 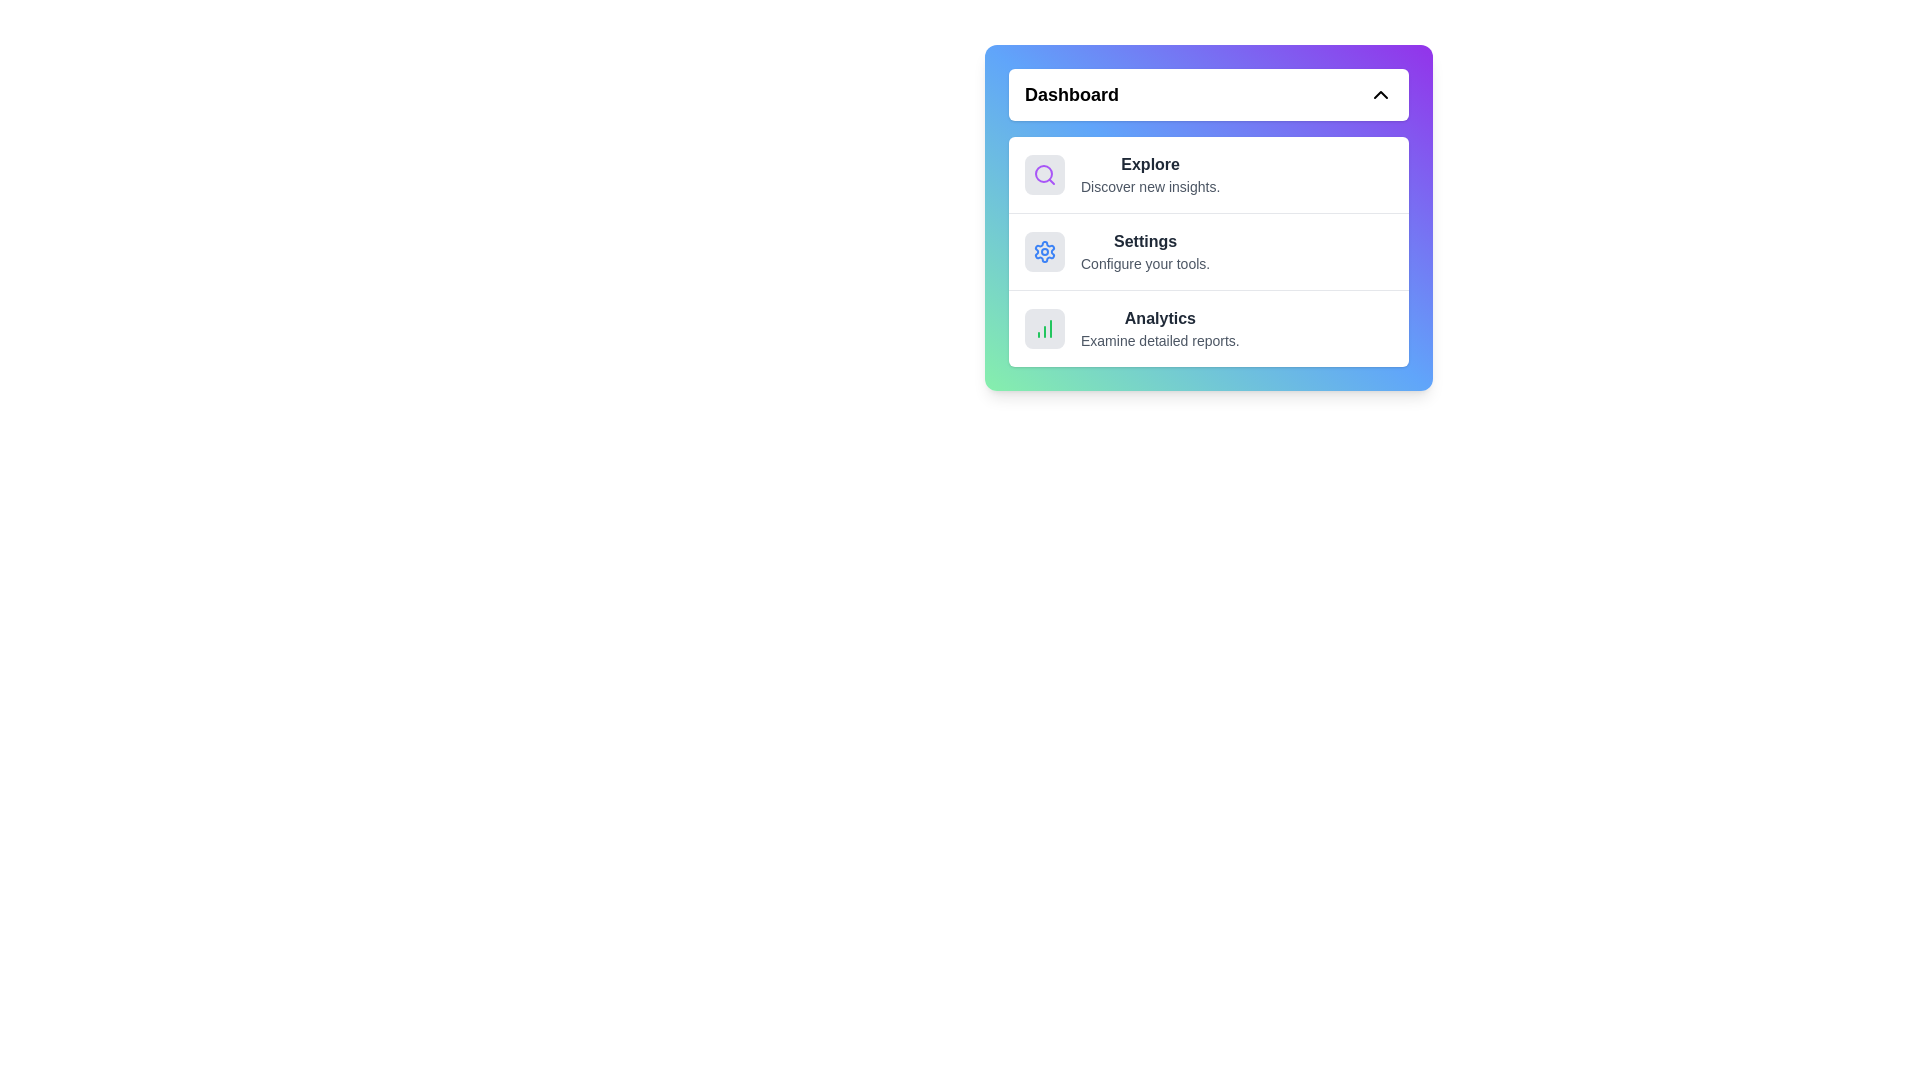 I want to click on the icon corresponding to the menu item Explore, so click(x=1044, y=173).